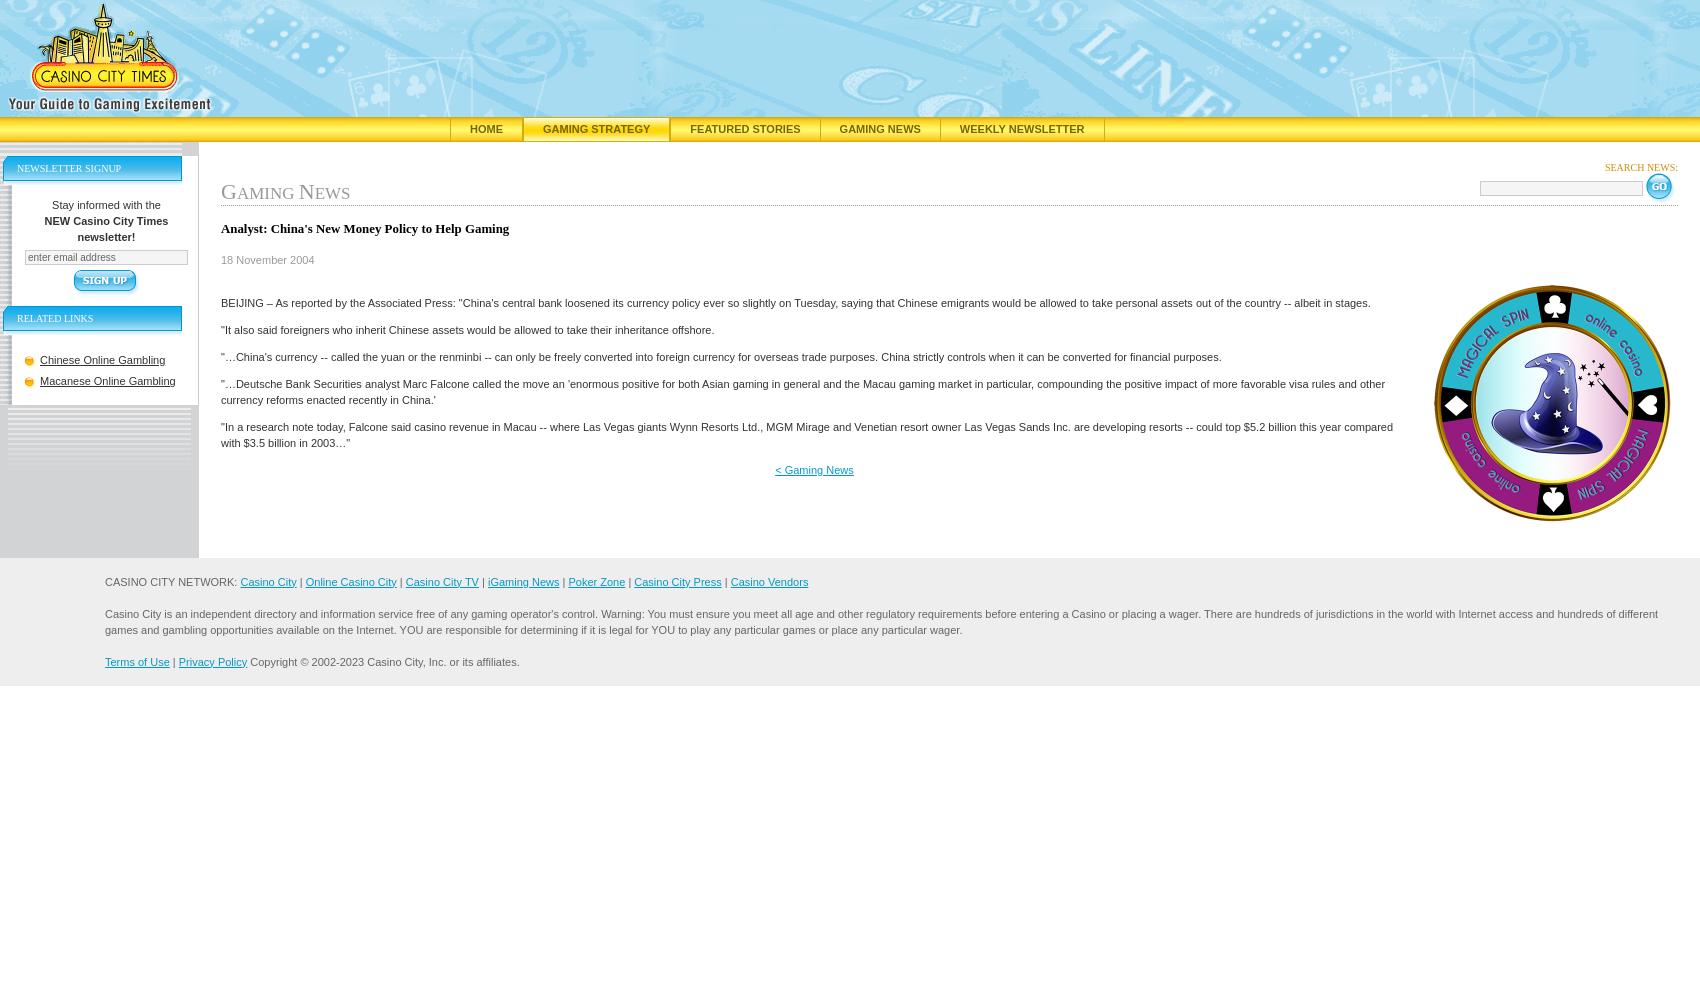 This screenshot has width=1700, height=1000. Describe the element at coordinates (382, 661) in the screenshot. I see `'Copyright © 2002-2023 Casino City, Inc. or its affiliates.'` at that location.